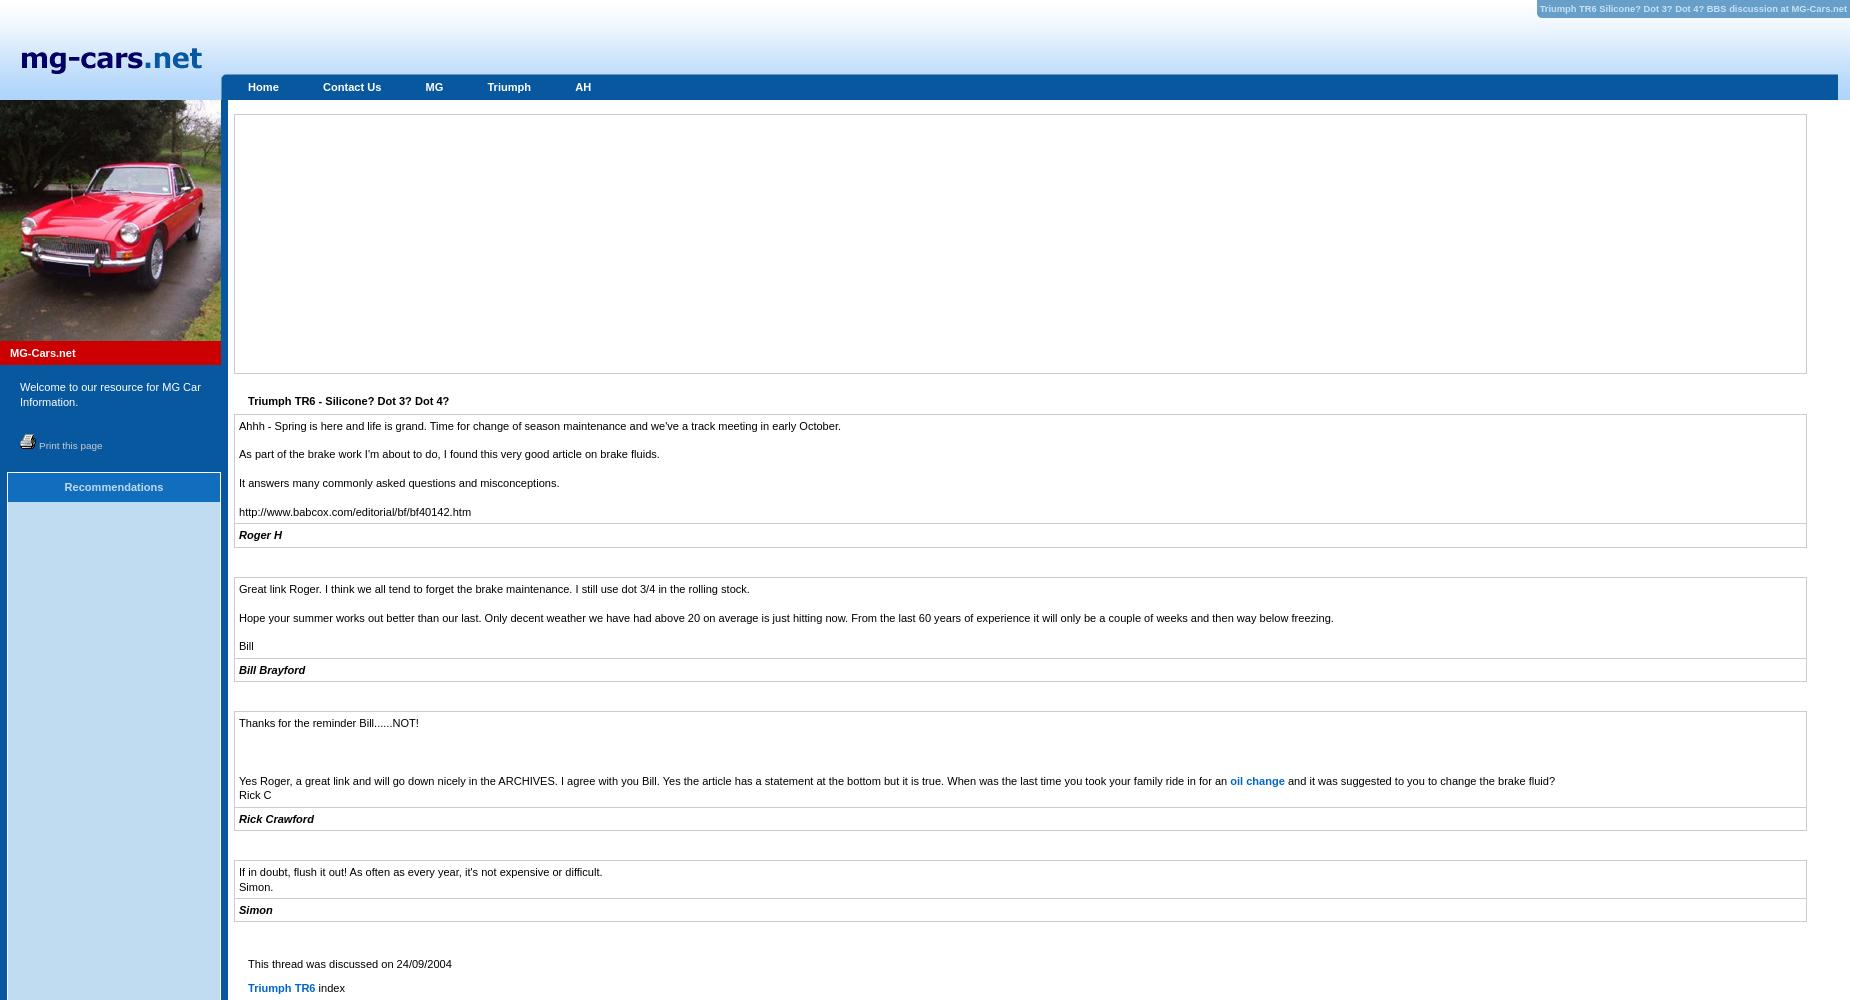  I want to click on 'oil change', so click(1256, 780).